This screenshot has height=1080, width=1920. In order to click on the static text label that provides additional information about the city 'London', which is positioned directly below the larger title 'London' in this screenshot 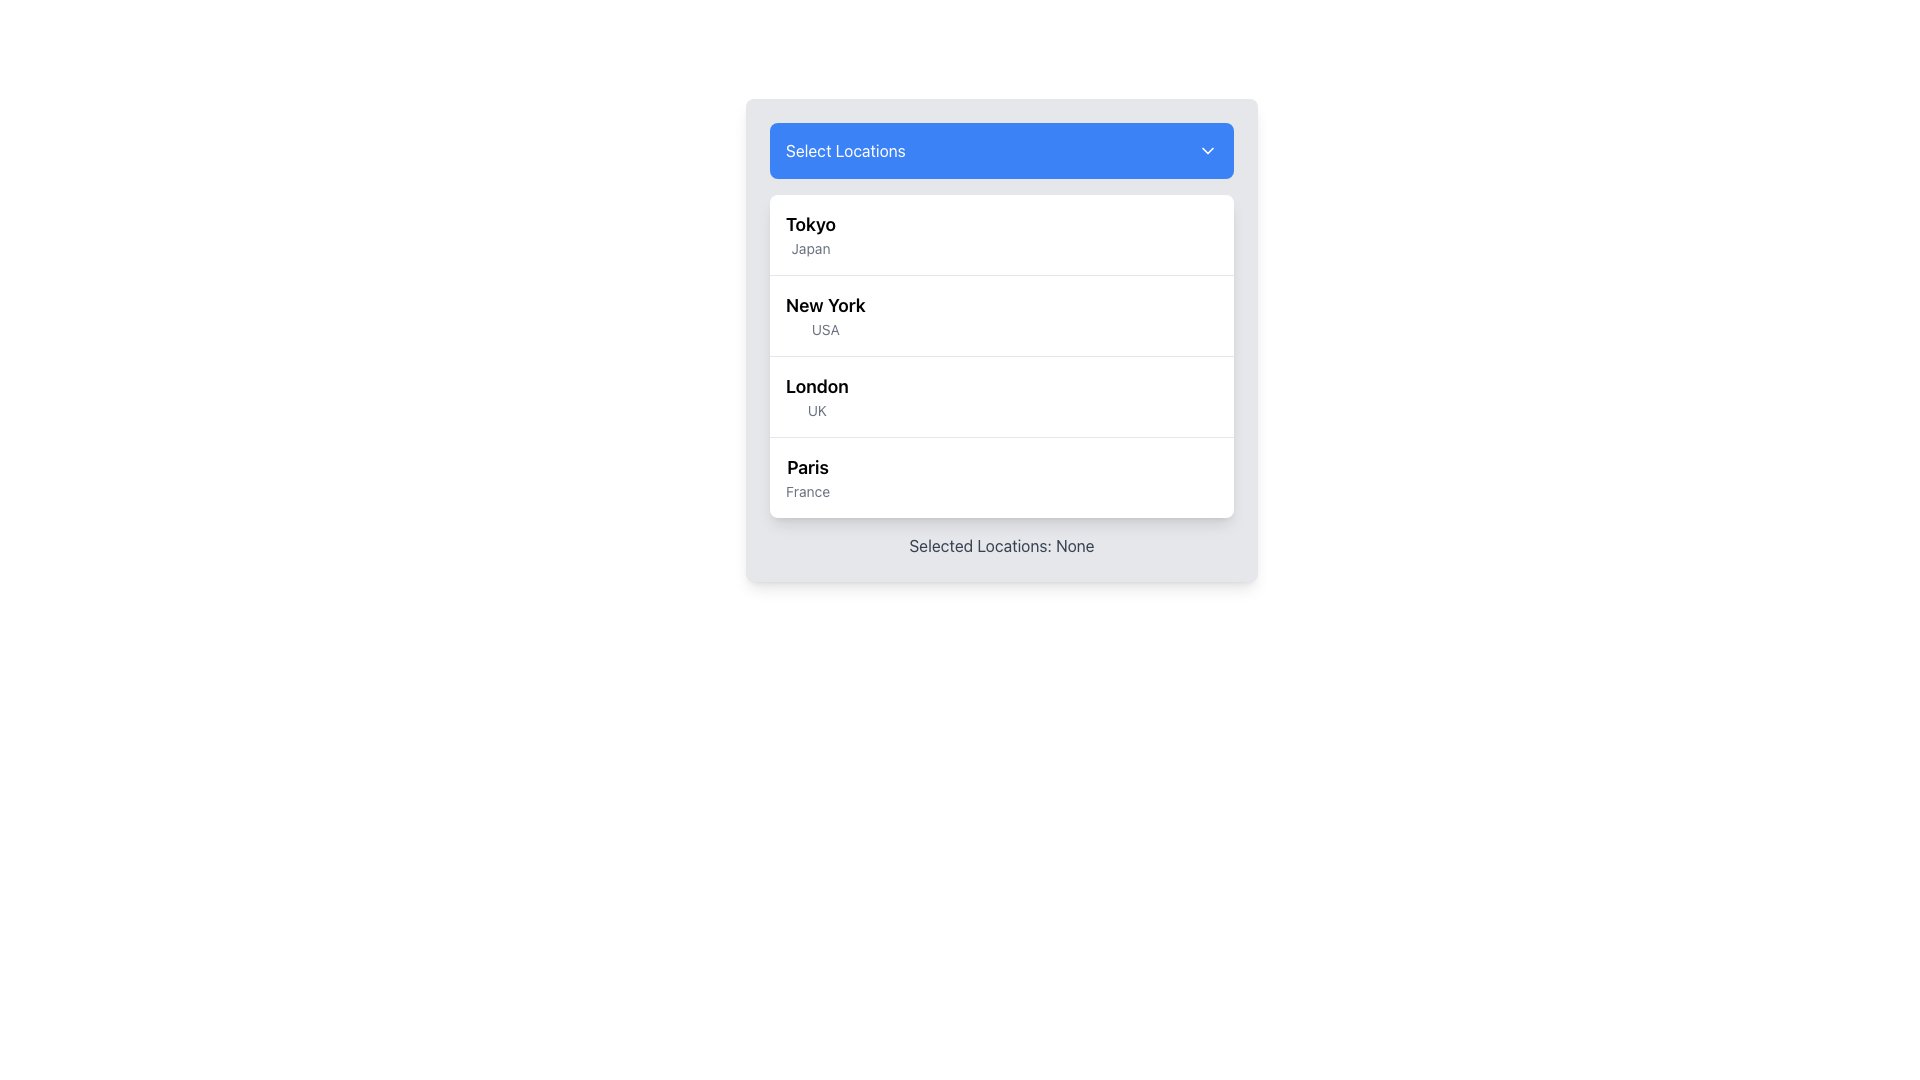, I will do `click(817, 410)`.